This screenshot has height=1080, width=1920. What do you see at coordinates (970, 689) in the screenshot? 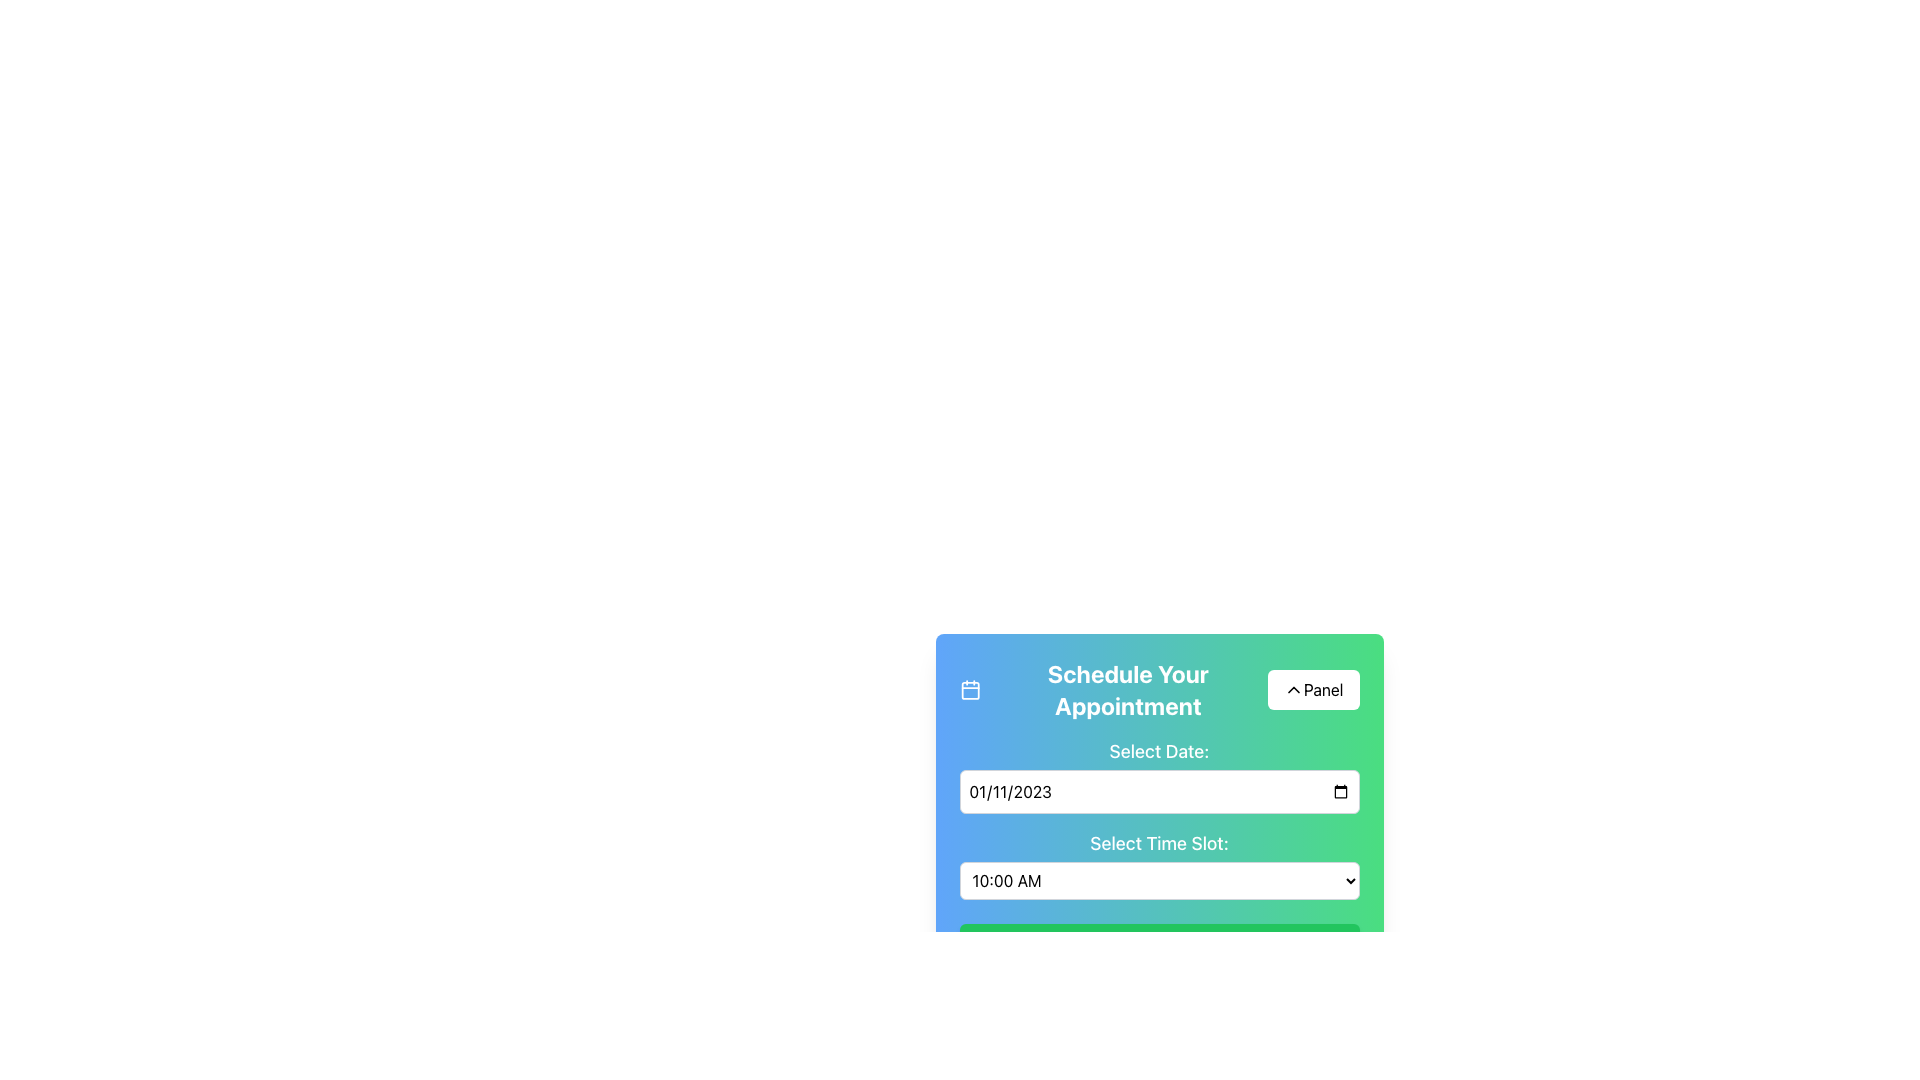
I see `the light blue rounded rectangle icon located at the top center of the calendar graphic in the 'Schedule Your Appointment' form, adjacent to the 'Select Date:' text` at bounding box center [970, 689].